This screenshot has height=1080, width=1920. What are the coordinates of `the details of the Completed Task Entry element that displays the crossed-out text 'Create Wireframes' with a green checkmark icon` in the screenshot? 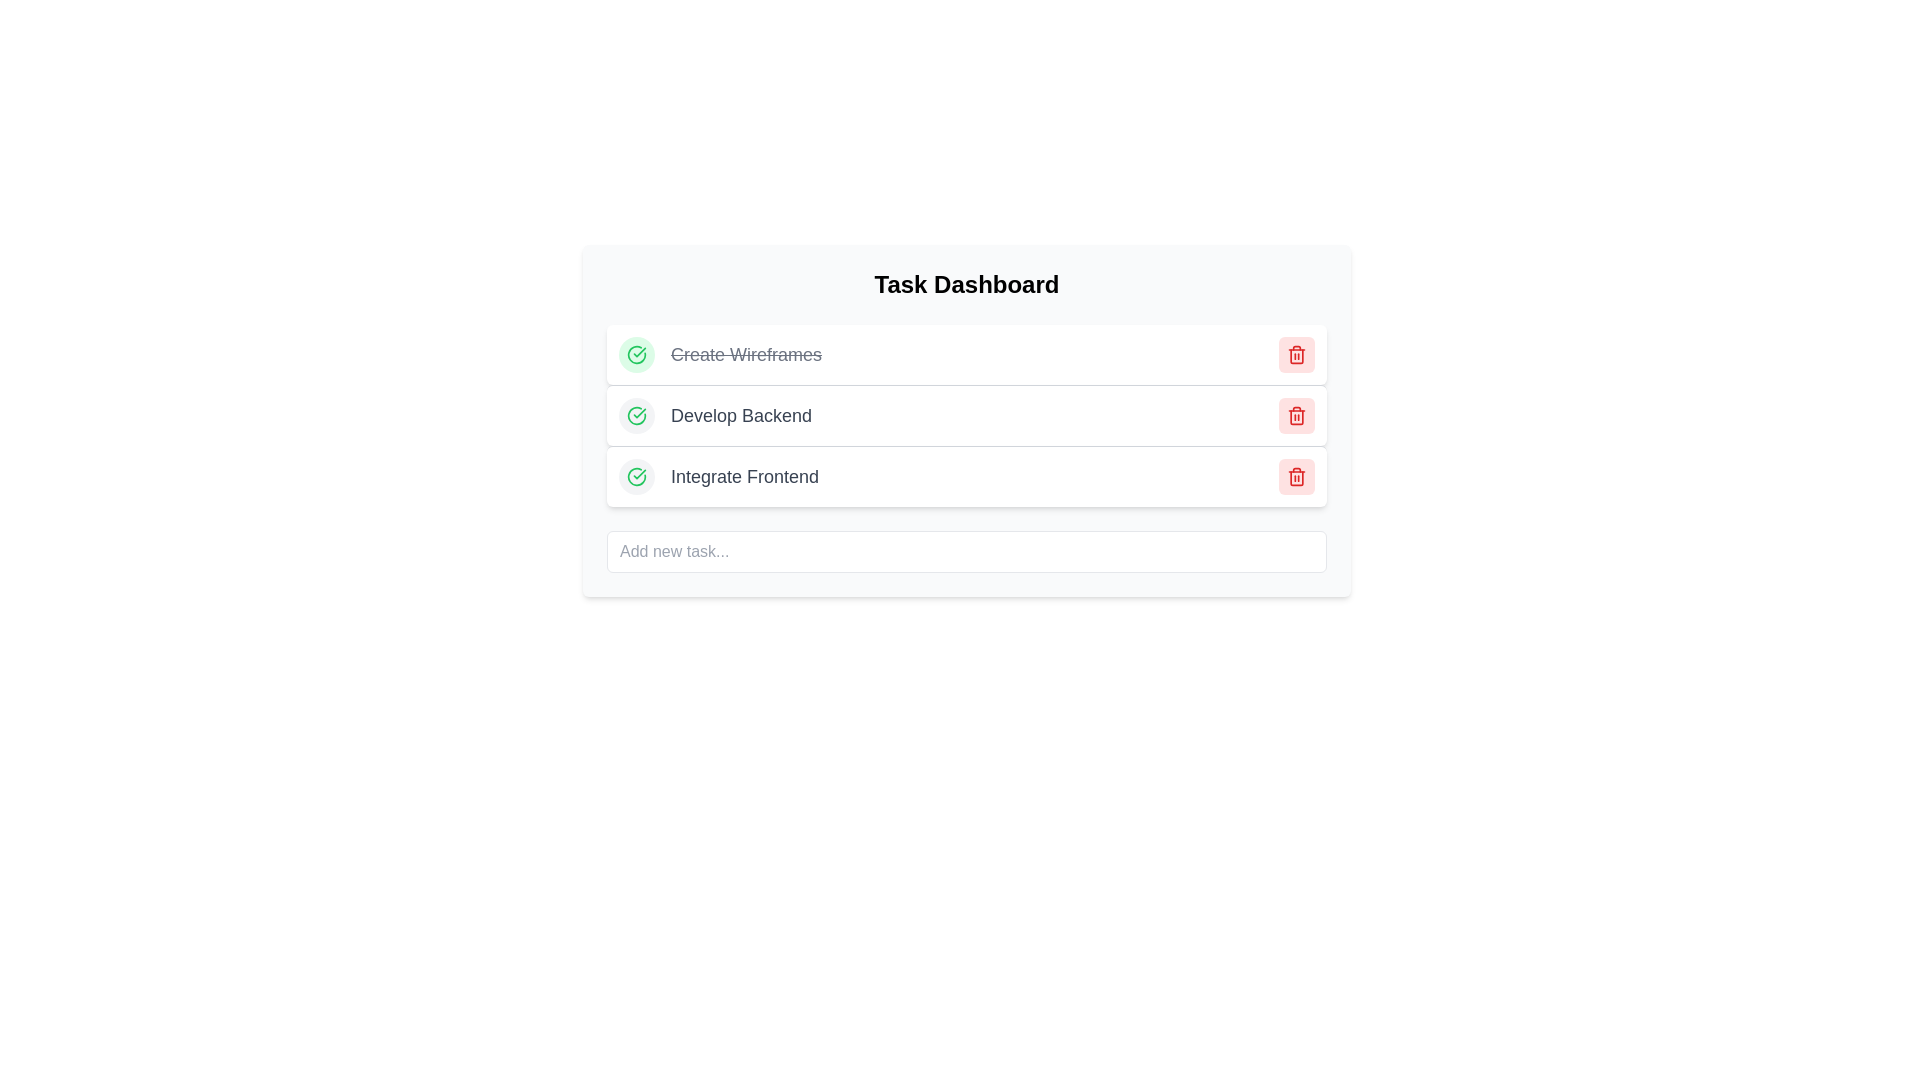 It's located at (720, 353).